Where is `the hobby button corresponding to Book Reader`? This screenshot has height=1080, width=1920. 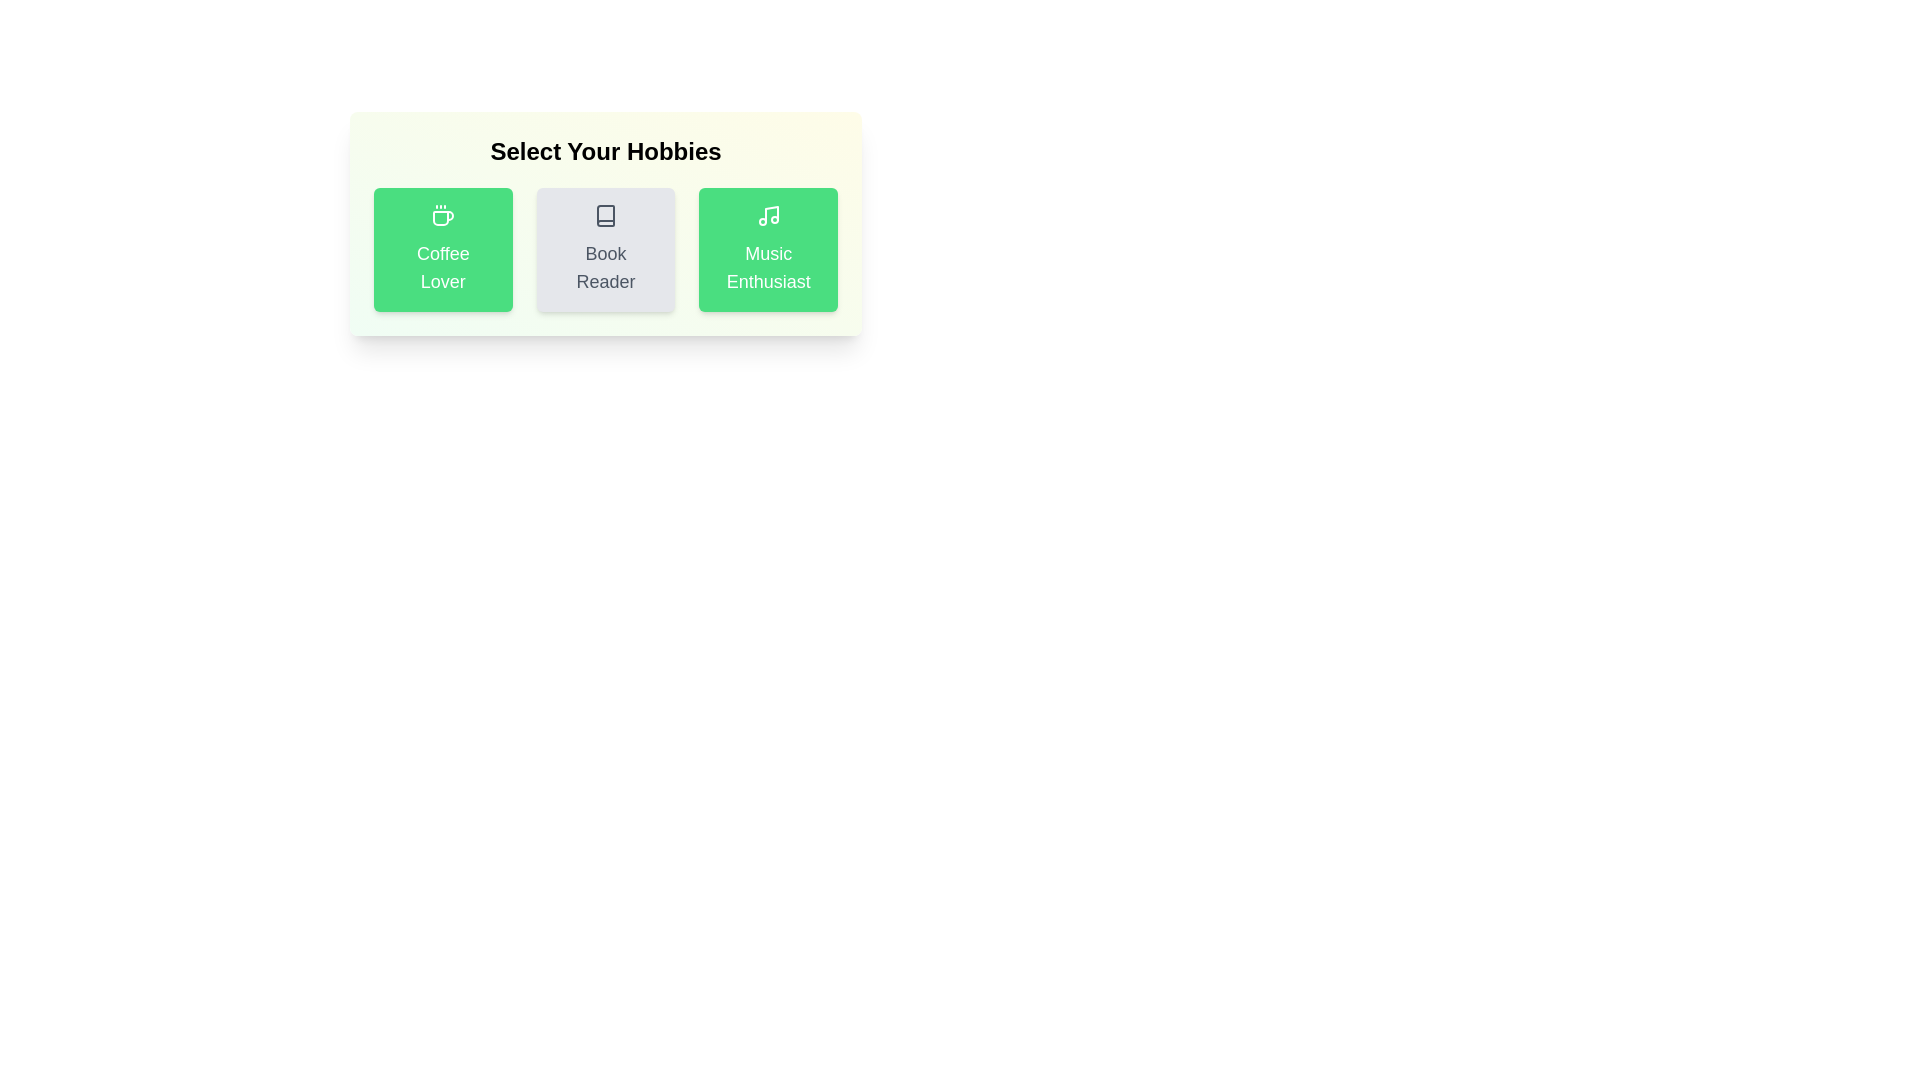
the hobby button corresponding to Book Reader is located at coordinates (604, 249).